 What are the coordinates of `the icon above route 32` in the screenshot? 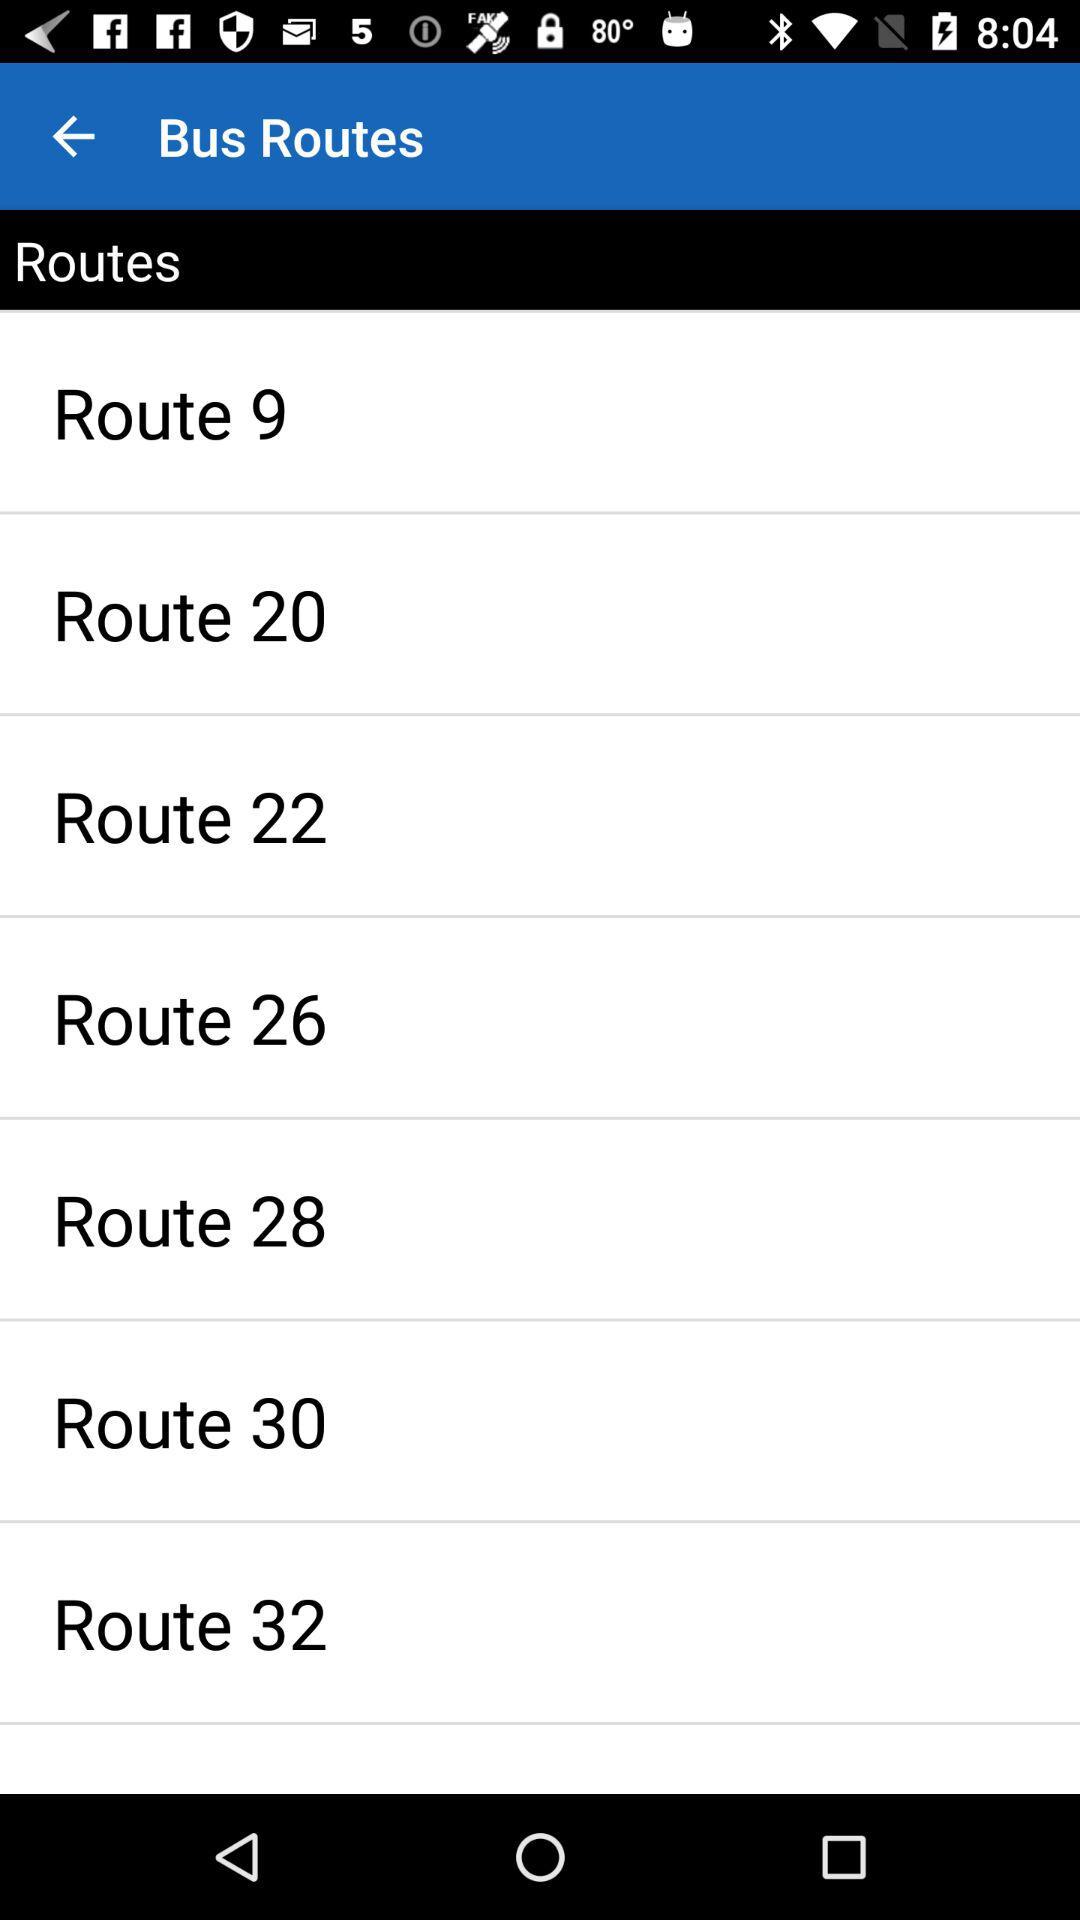 It's located at (540, 1419).